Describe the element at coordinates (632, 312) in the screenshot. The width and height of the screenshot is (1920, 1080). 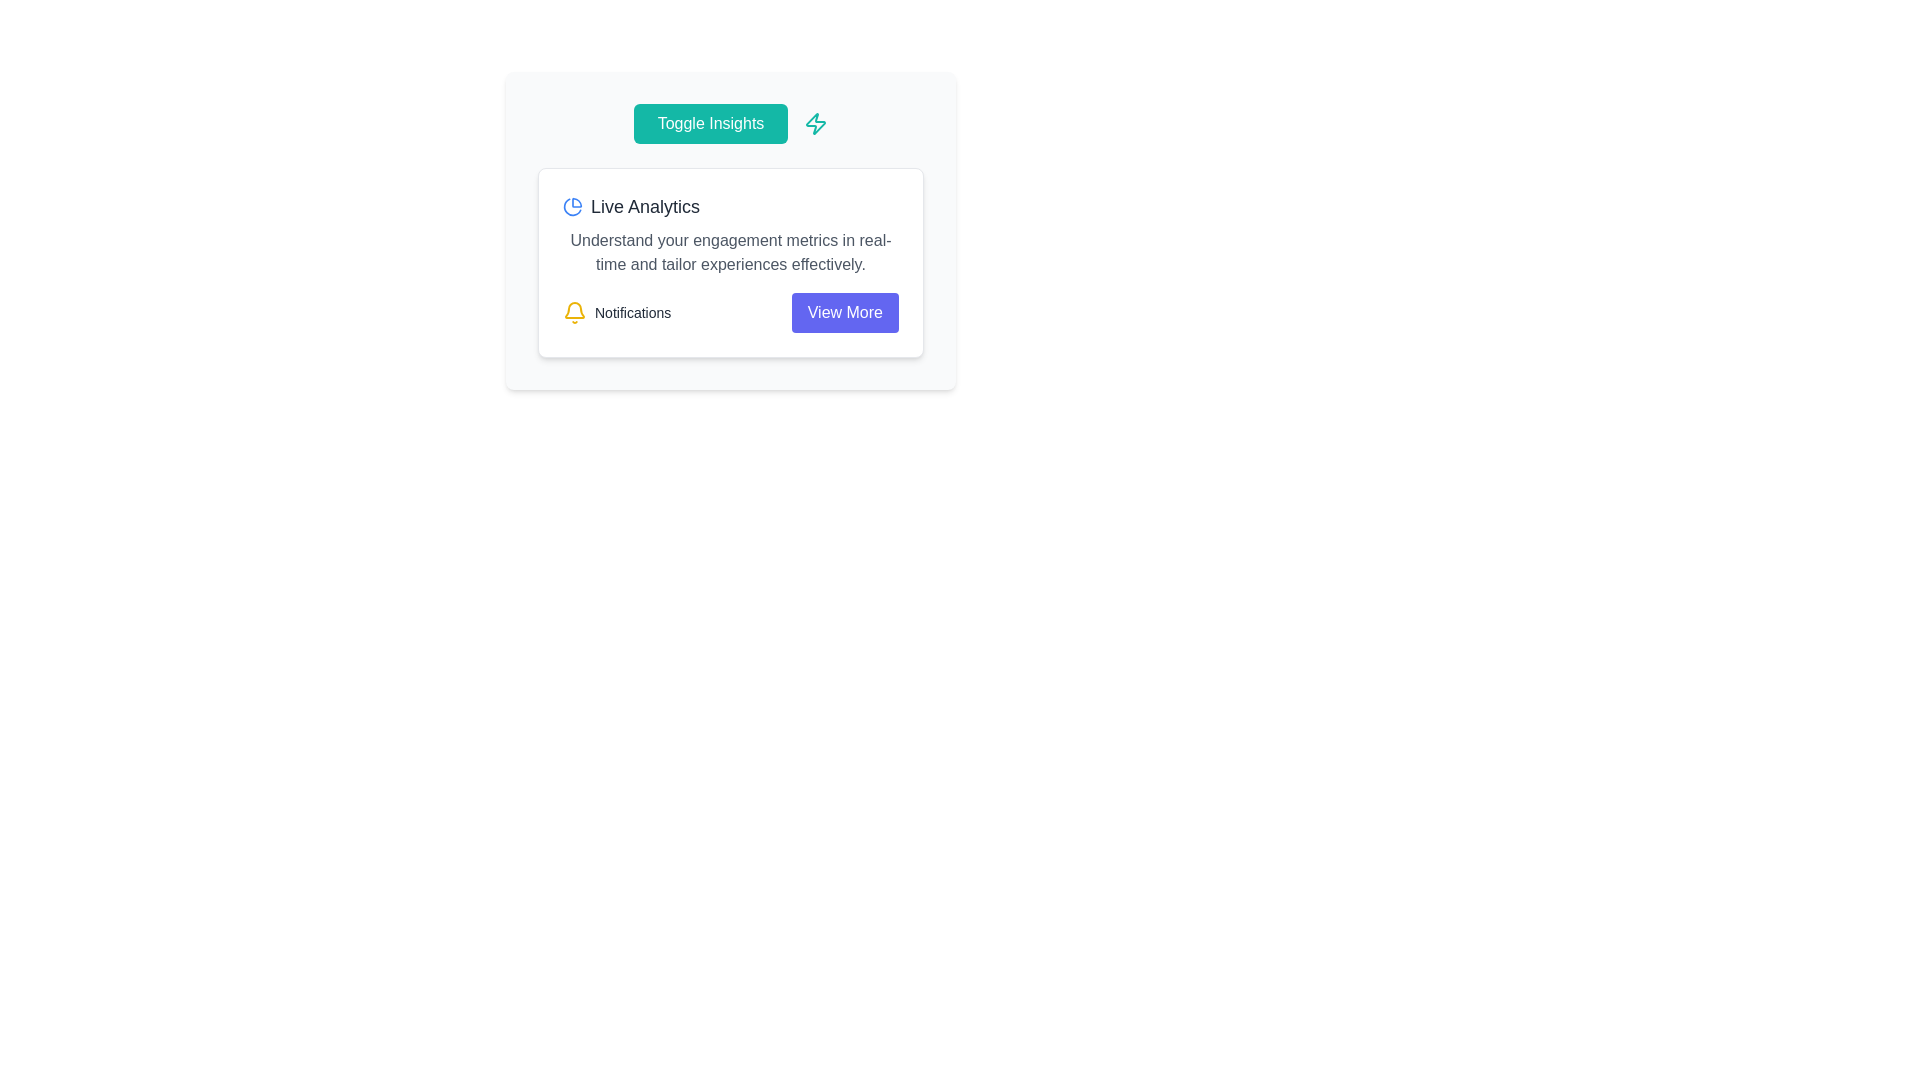
I see `the 'Notifications' text label, which is styled with a small, dense font and is gray in color, located to the right of a yellow bell icon` at that location.